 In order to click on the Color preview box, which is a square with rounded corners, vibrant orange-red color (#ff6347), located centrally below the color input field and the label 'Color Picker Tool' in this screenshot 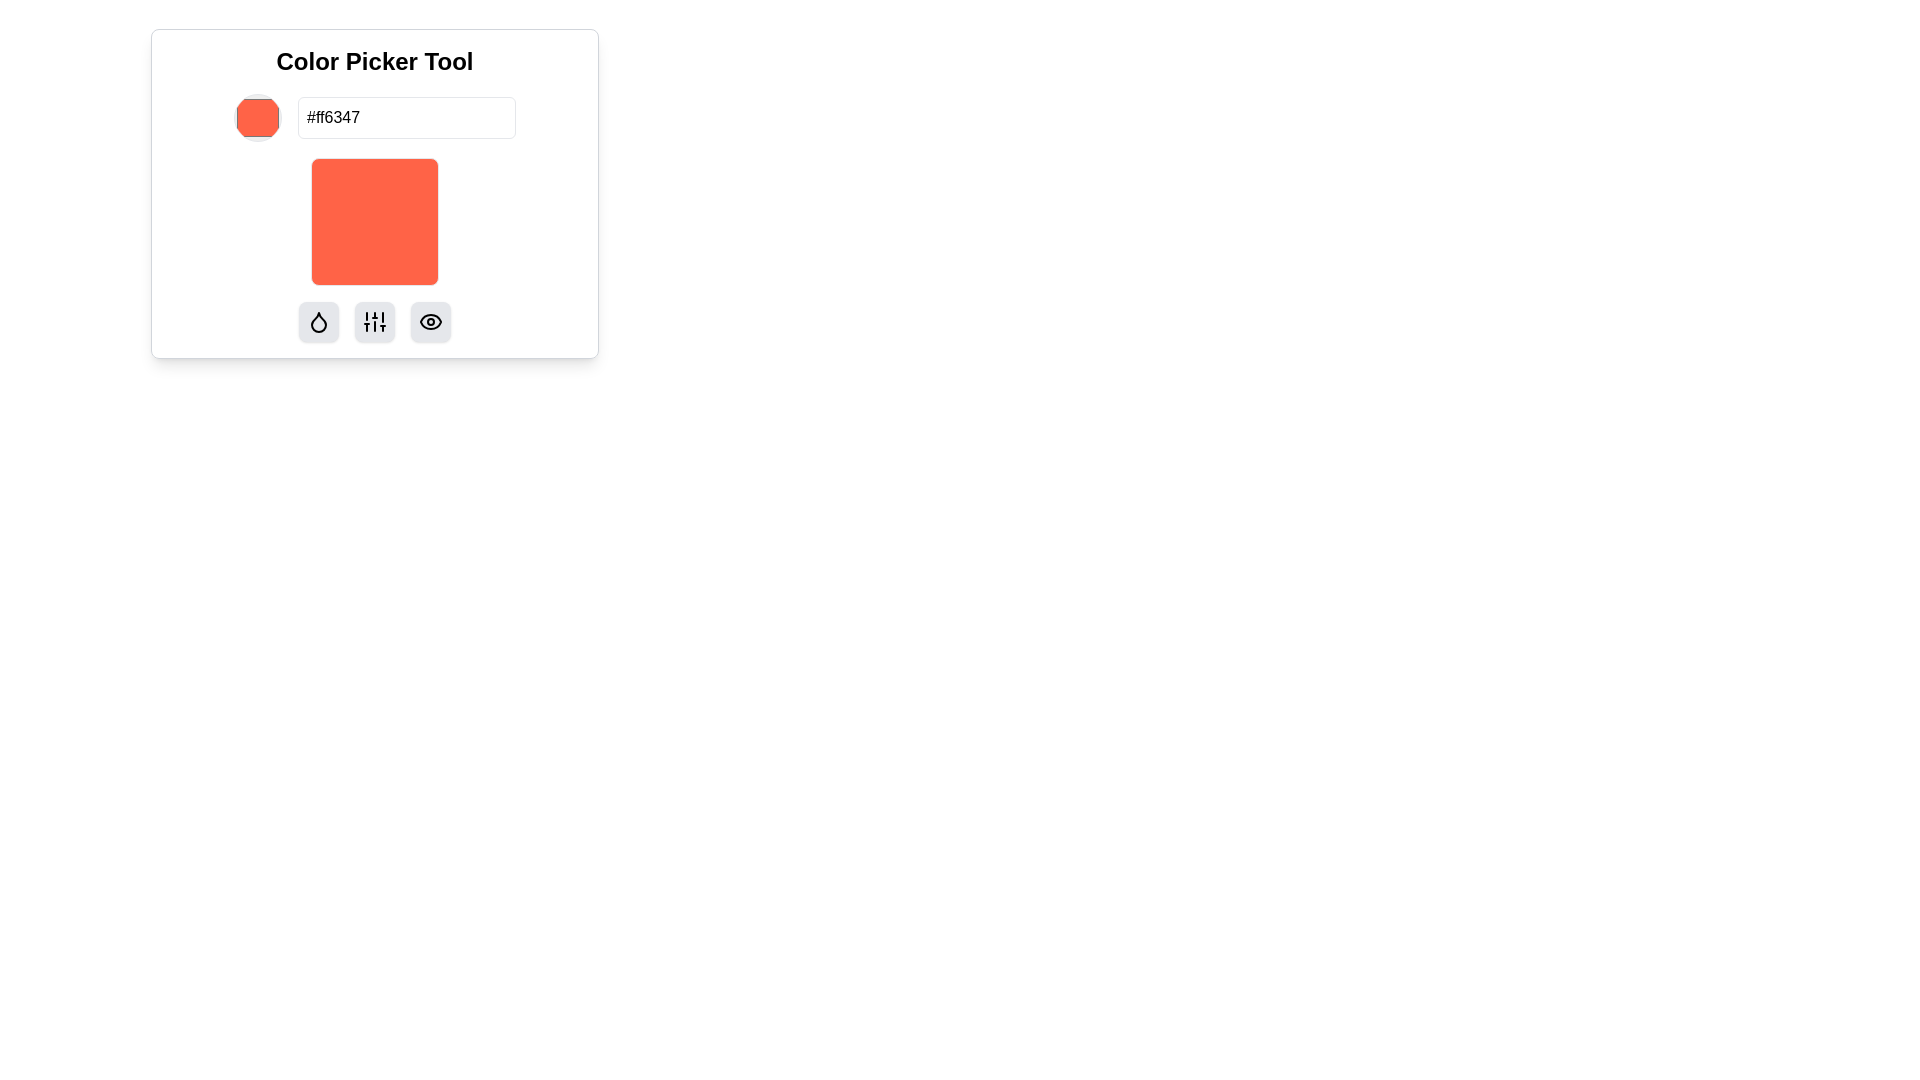, I will do `click(374, 222)`.